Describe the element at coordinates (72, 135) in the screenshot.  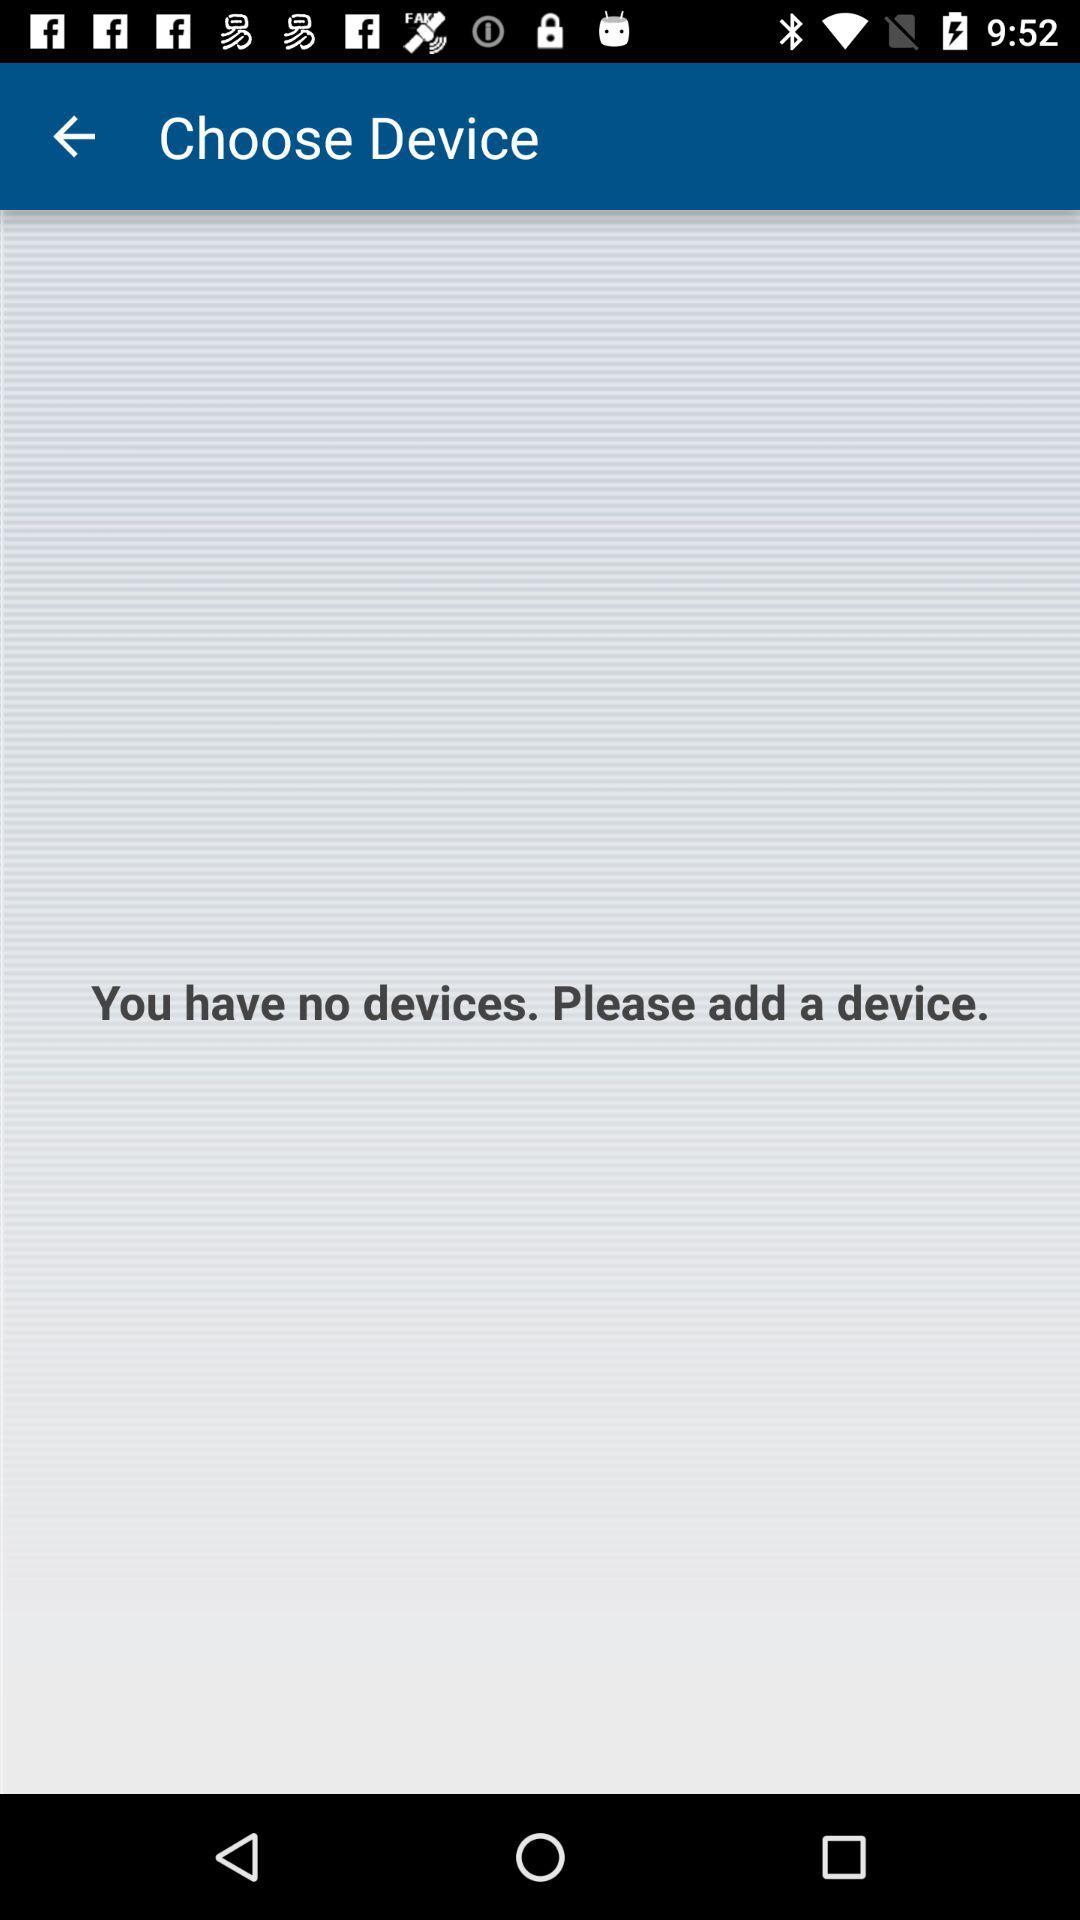
I see `the item to the left of the choose device item` at that location.